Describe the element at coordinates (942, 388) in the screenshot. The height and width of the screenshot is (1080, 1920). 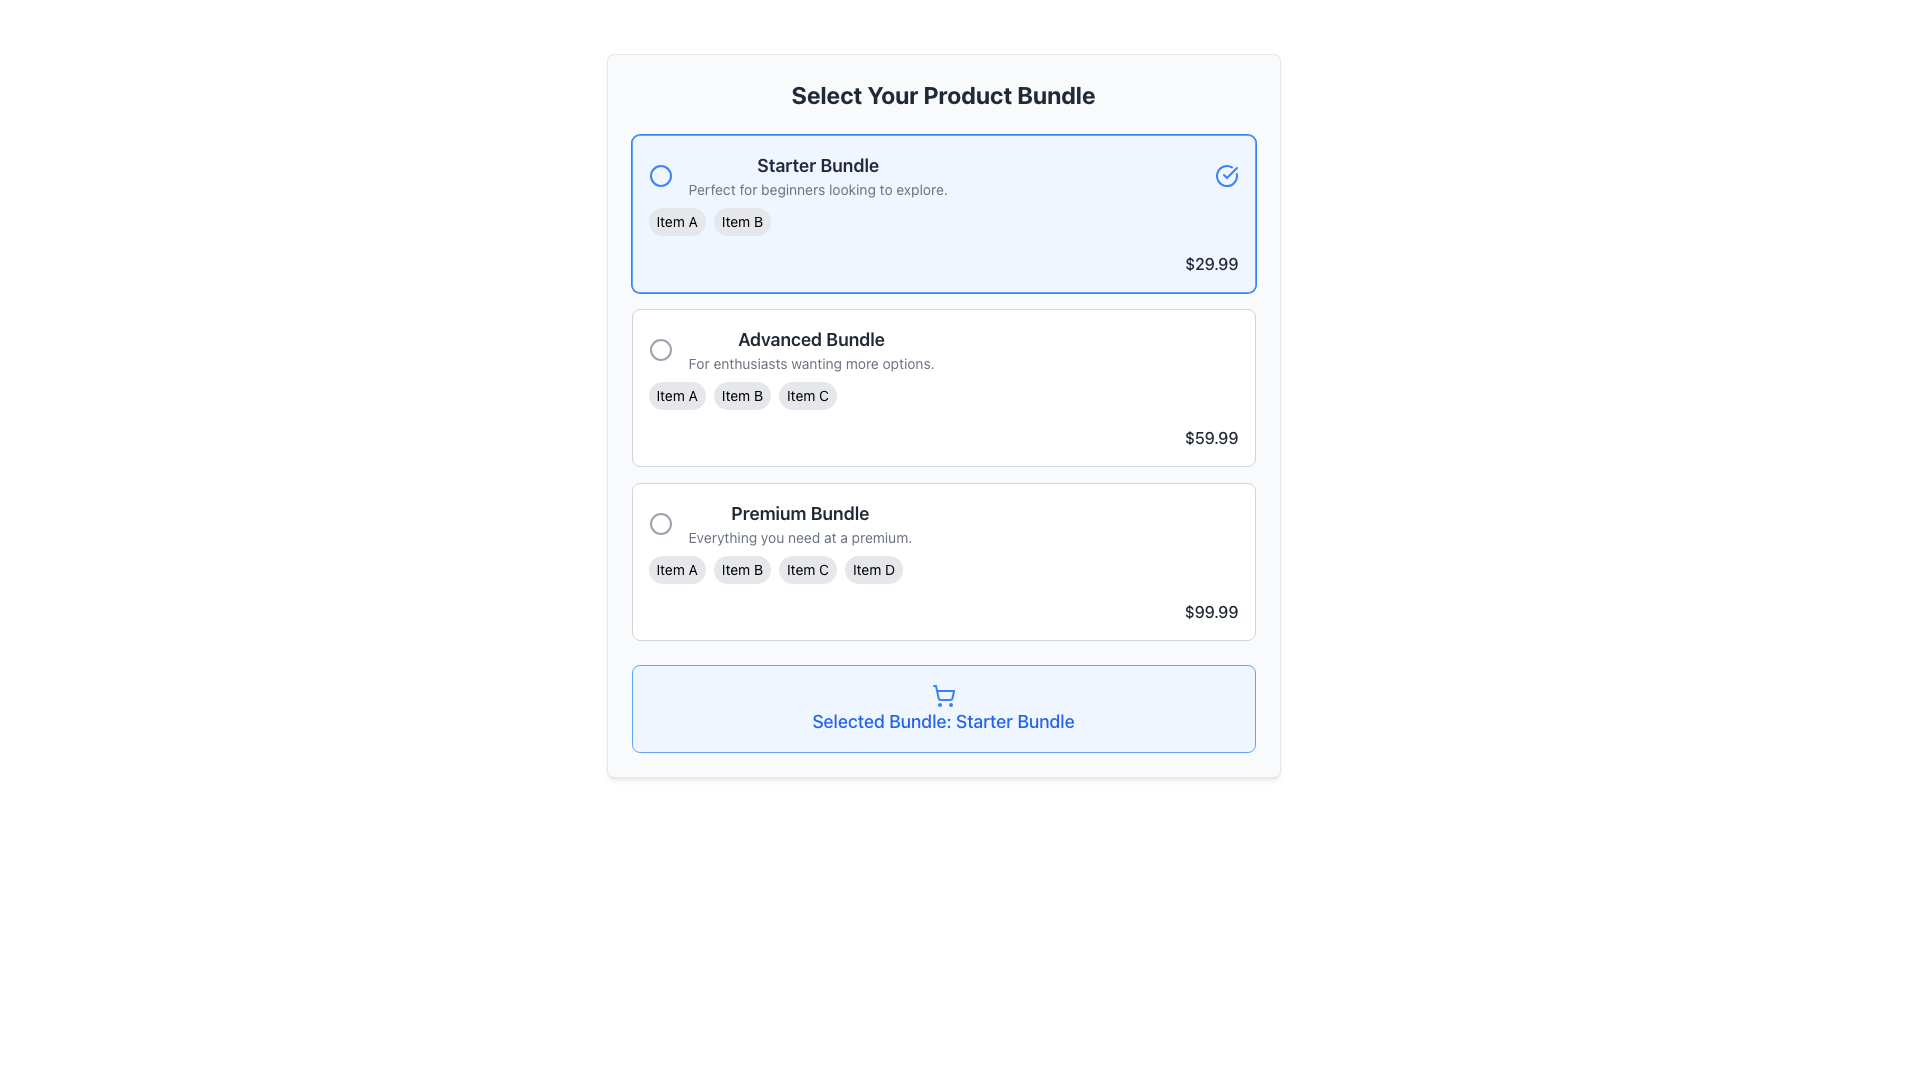
I see `the 'Advanced Bundle' selection card` at that location.